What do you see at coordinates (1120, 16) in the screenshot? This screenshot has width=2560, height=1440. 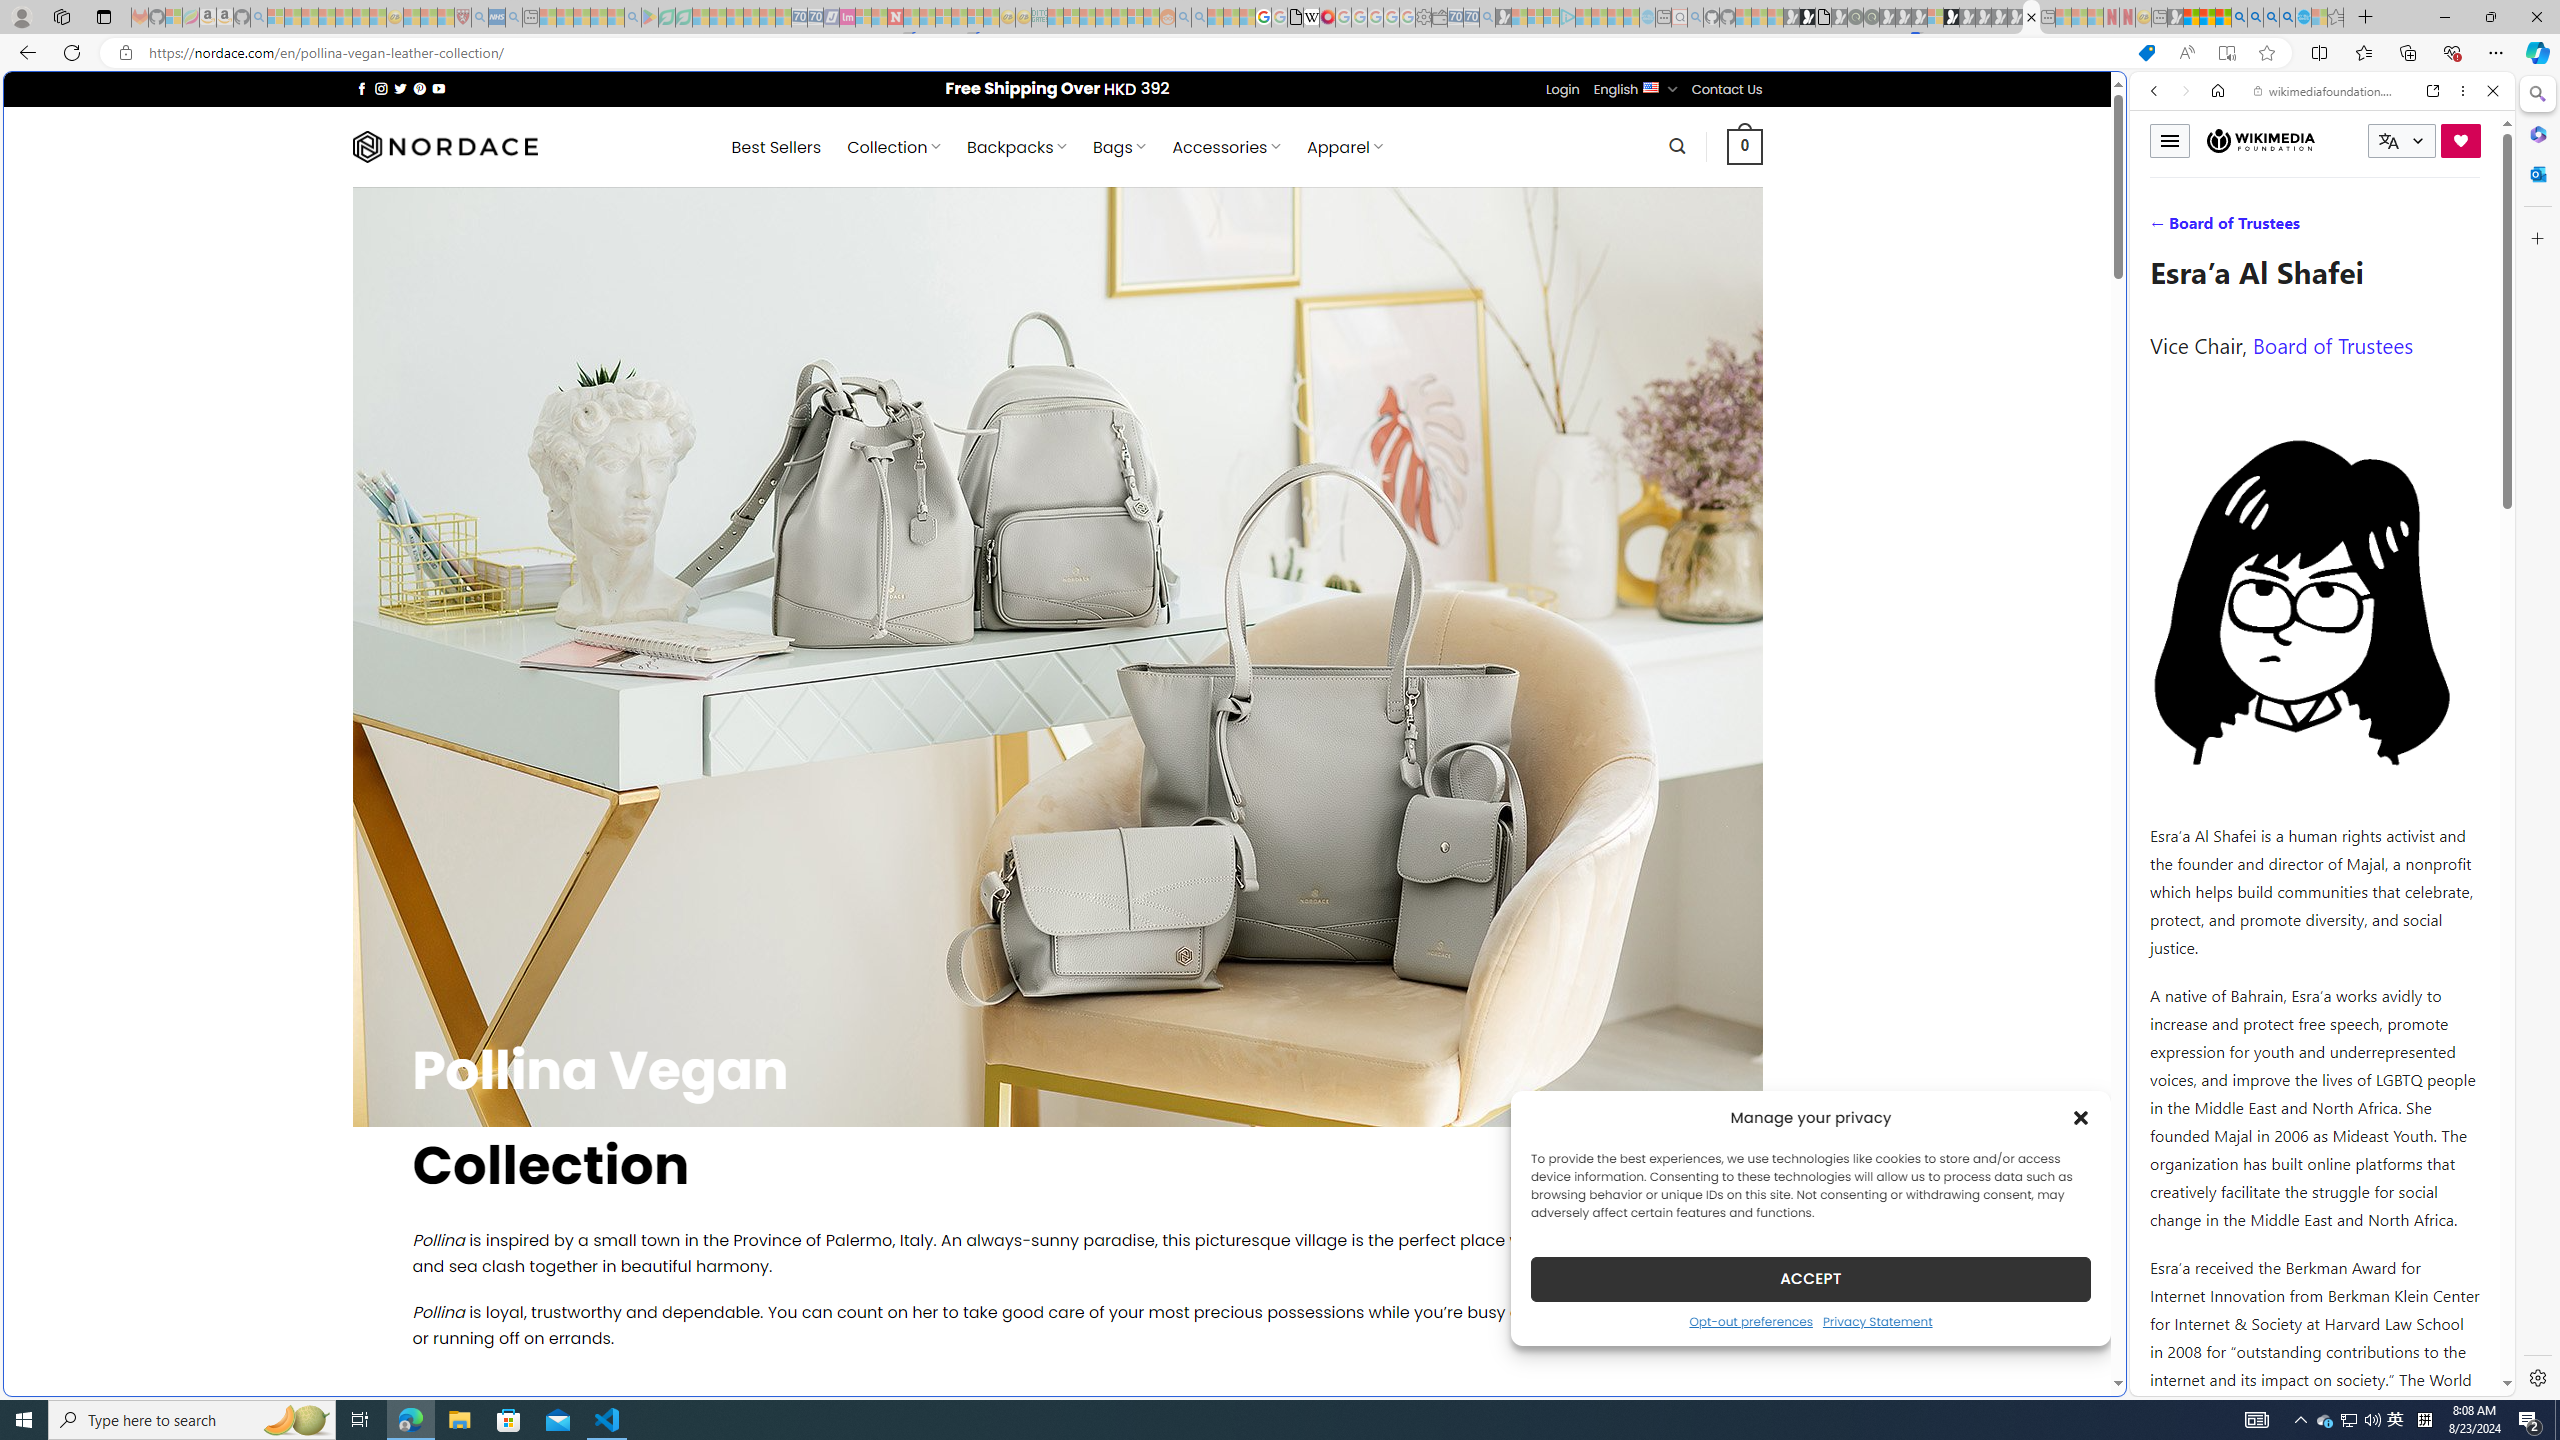 I see `'Kinda Frugal - MSN - Sleeping'` at bounding box center [1120, 16].